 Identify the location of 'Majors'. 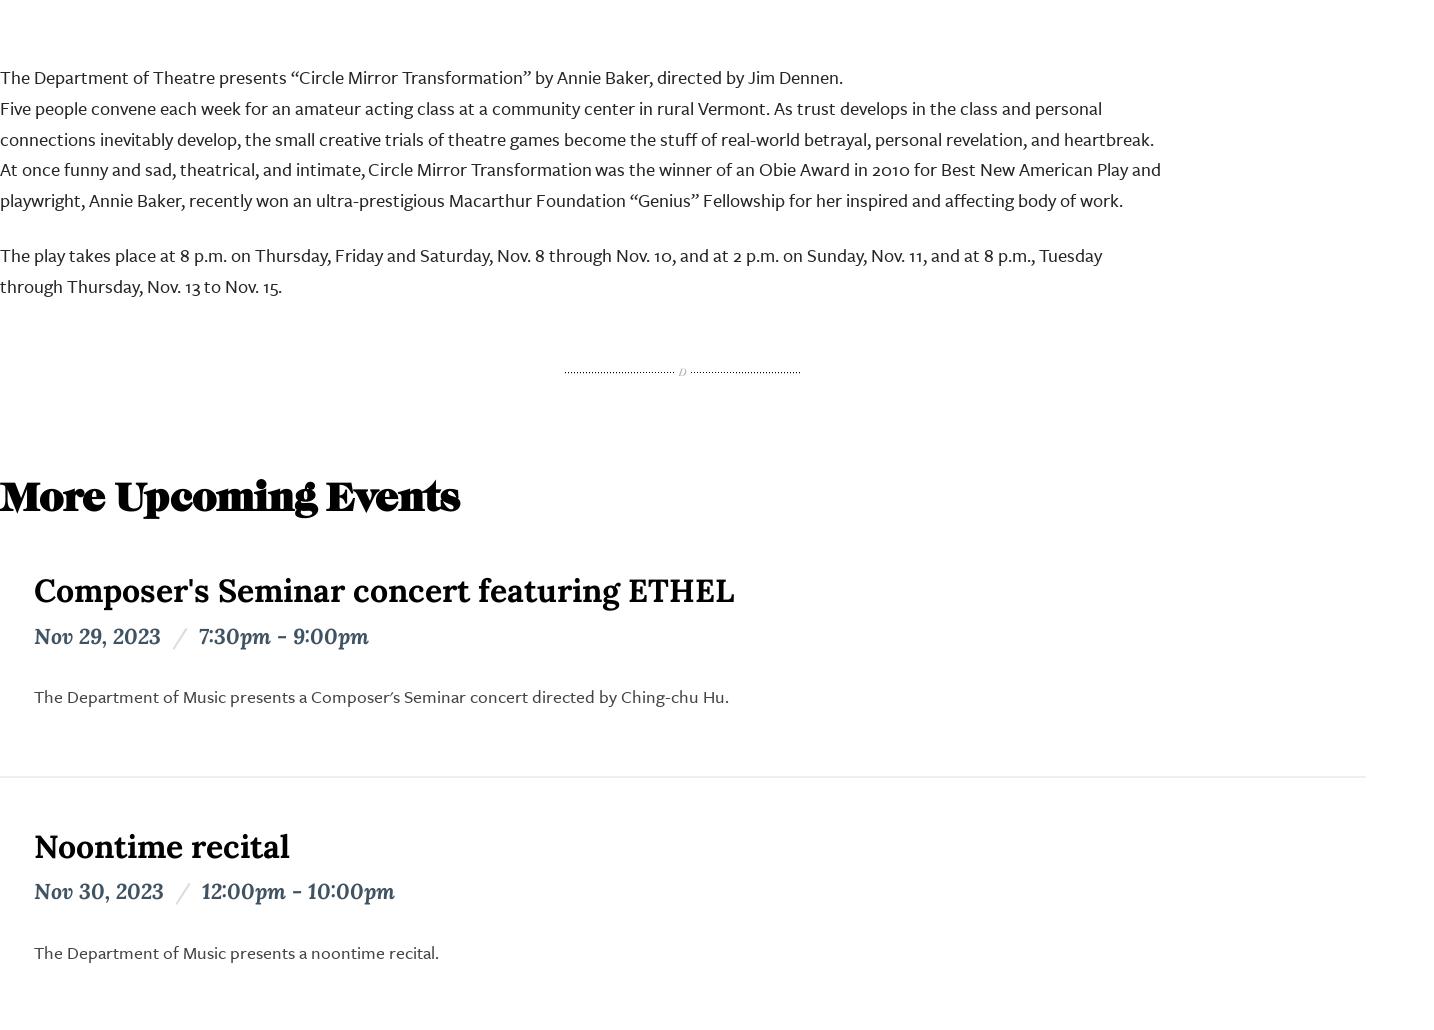
(1326, 396).